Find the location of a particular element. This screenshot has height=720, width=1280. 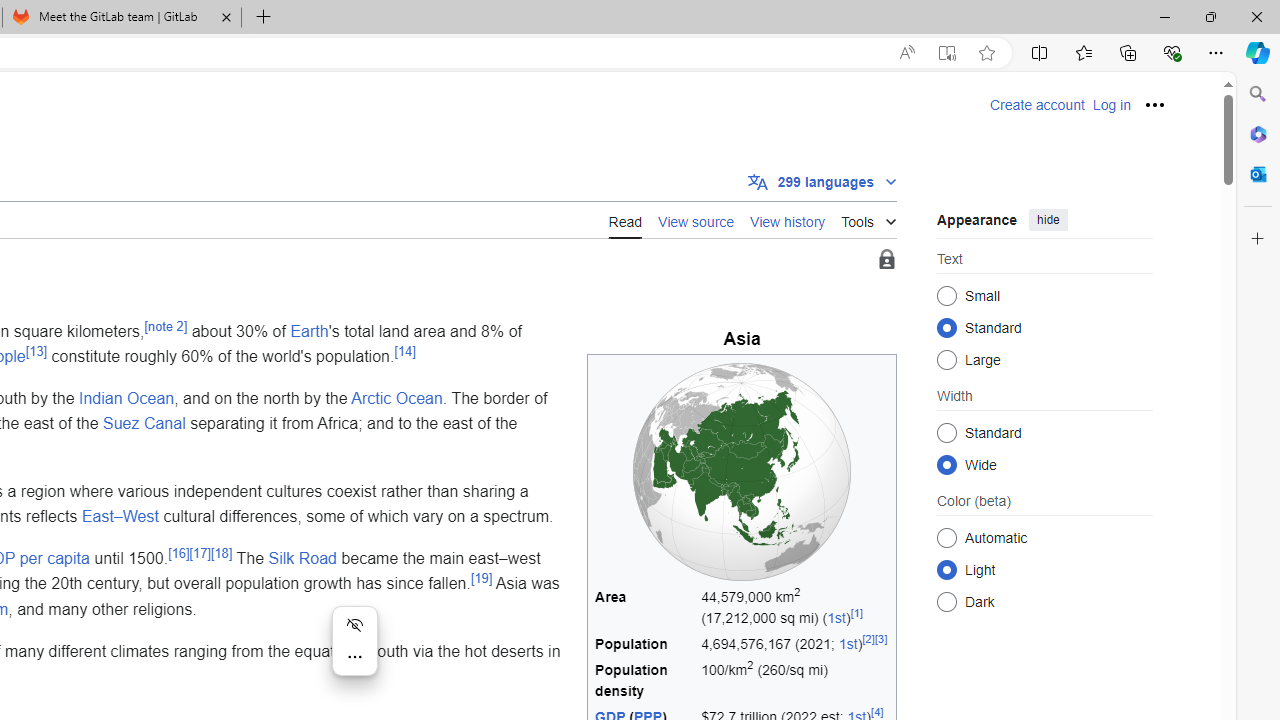

'Class: infobox-image' is located at coordinates (741, 471).